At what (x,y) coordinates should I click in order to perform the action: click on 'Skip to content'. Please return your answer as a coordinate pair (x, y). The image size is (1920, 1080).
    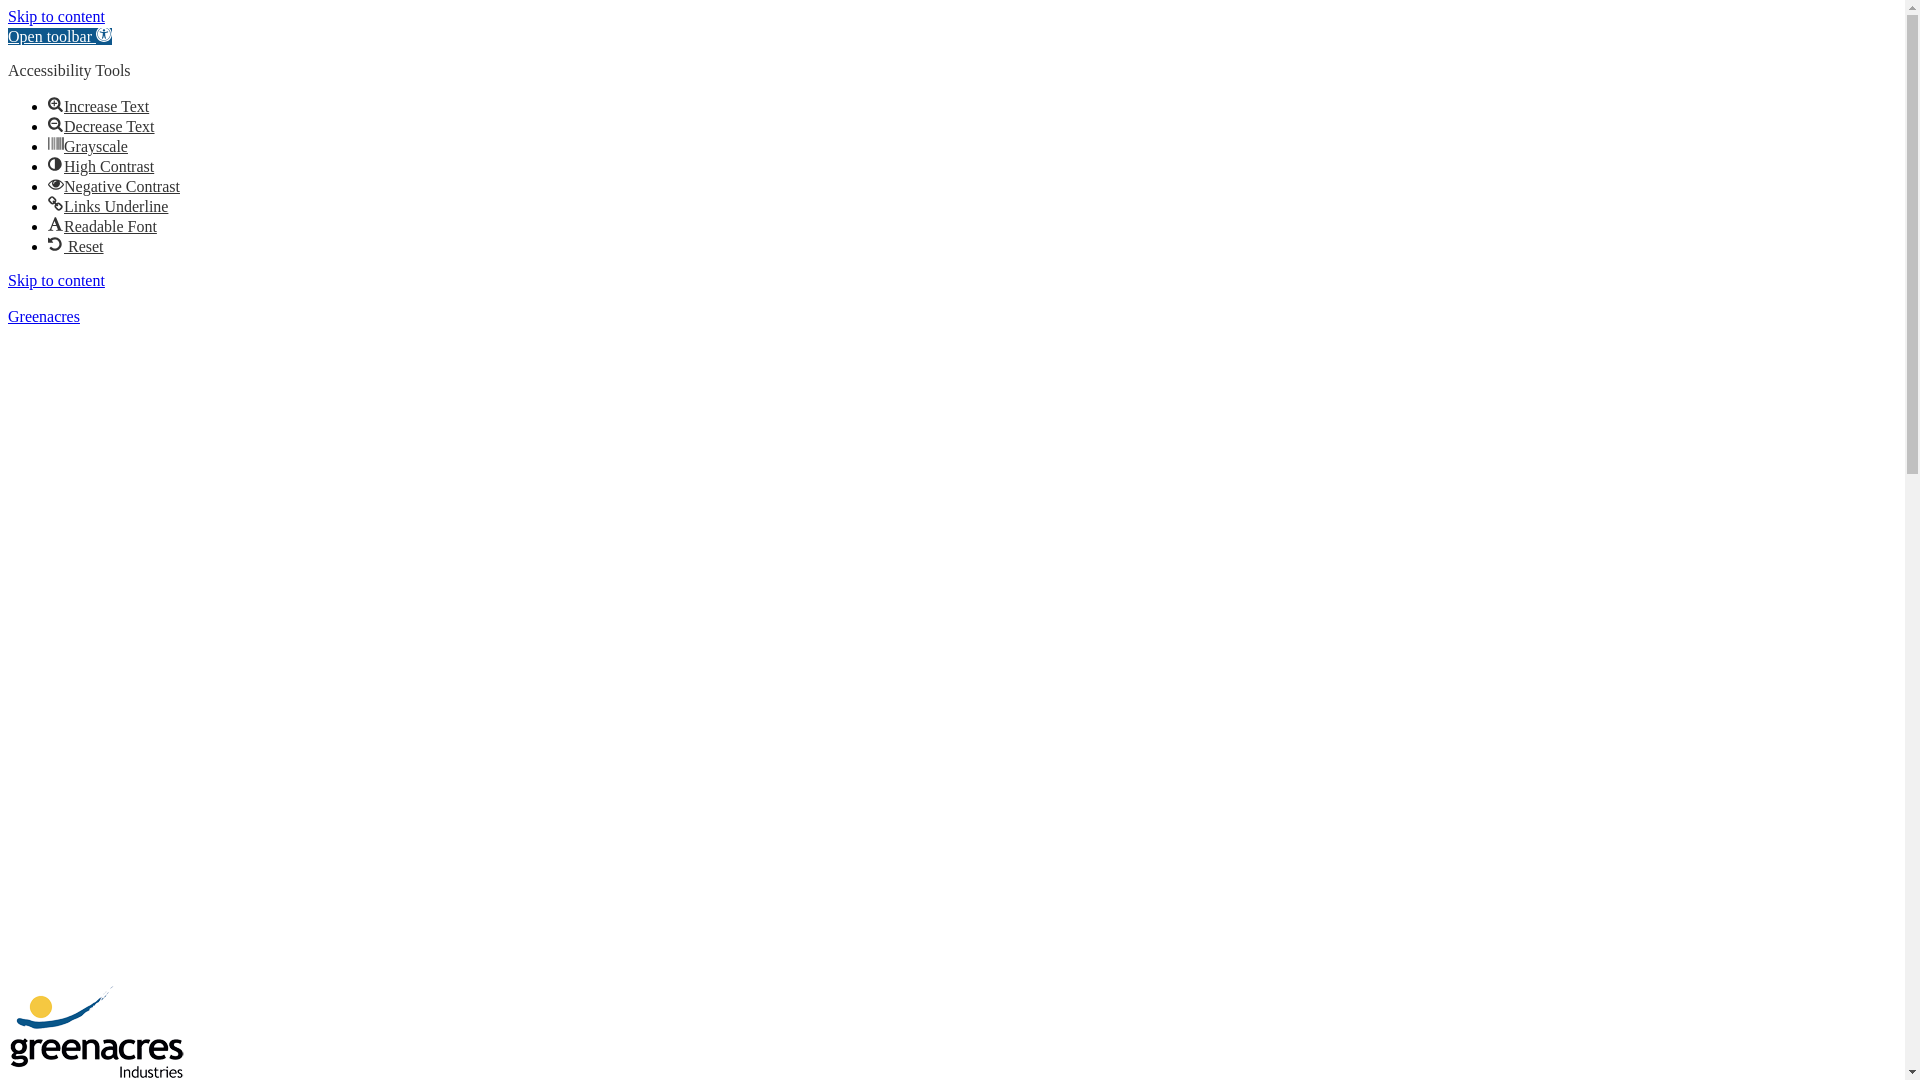
    Looking at the image, I should click on (56, 280).